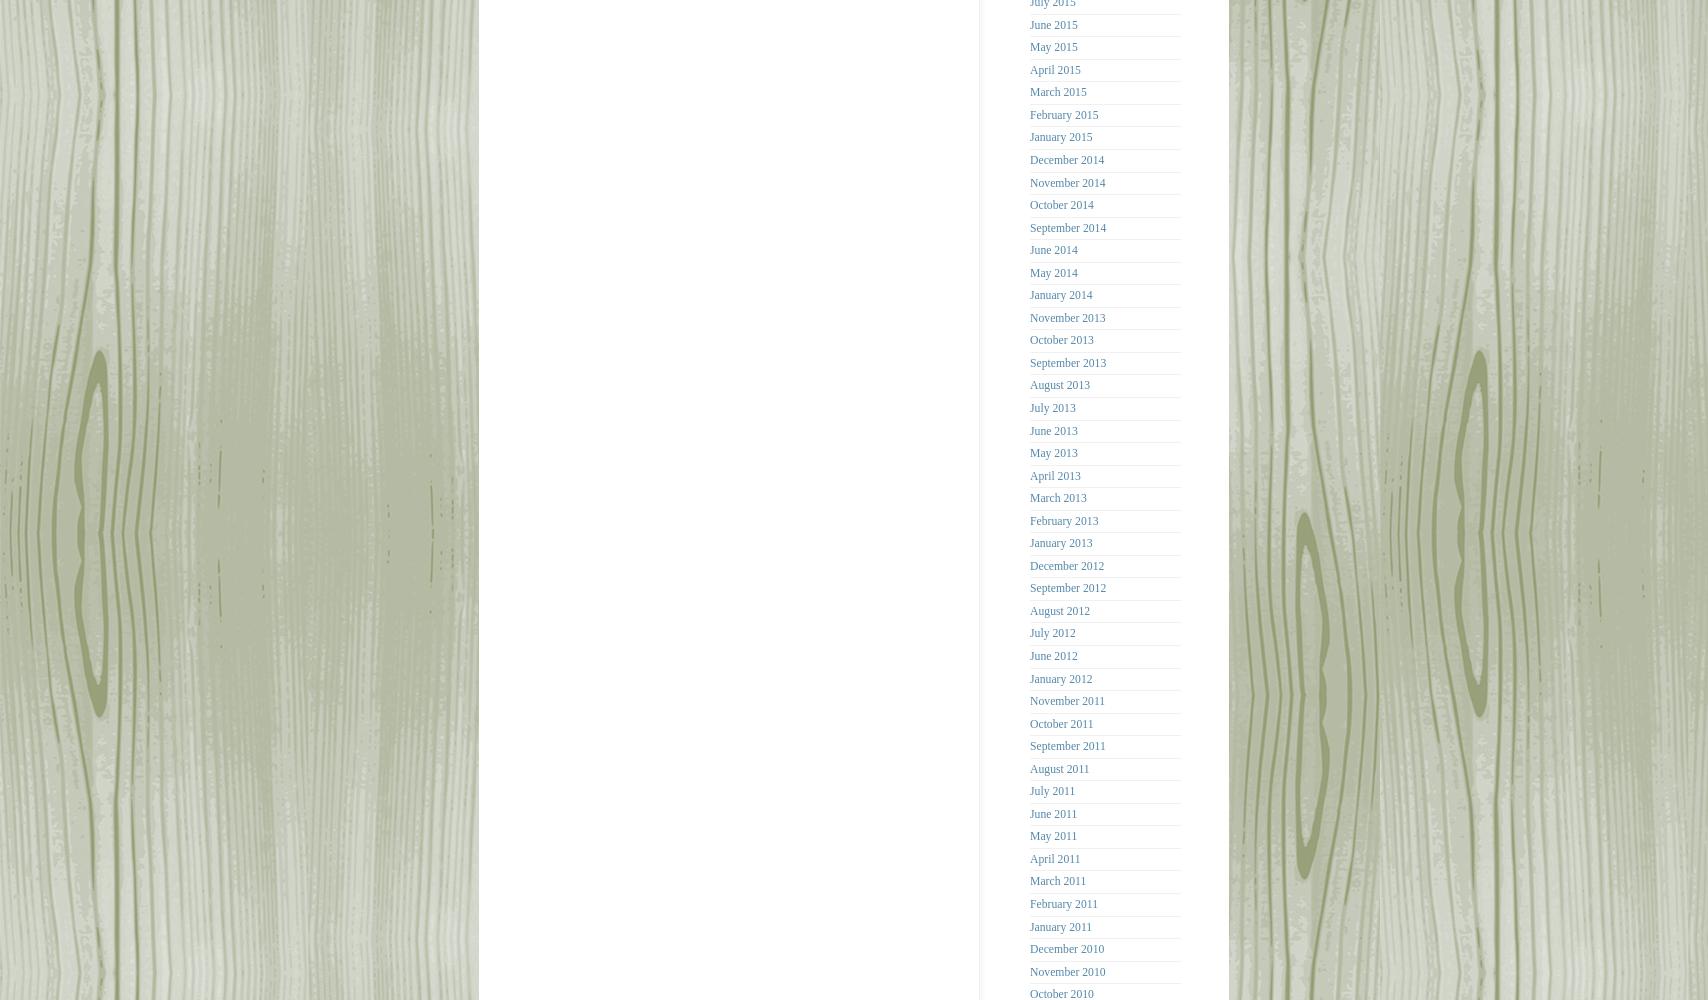  I want to click on 'June 2015', so click(1053, 24).